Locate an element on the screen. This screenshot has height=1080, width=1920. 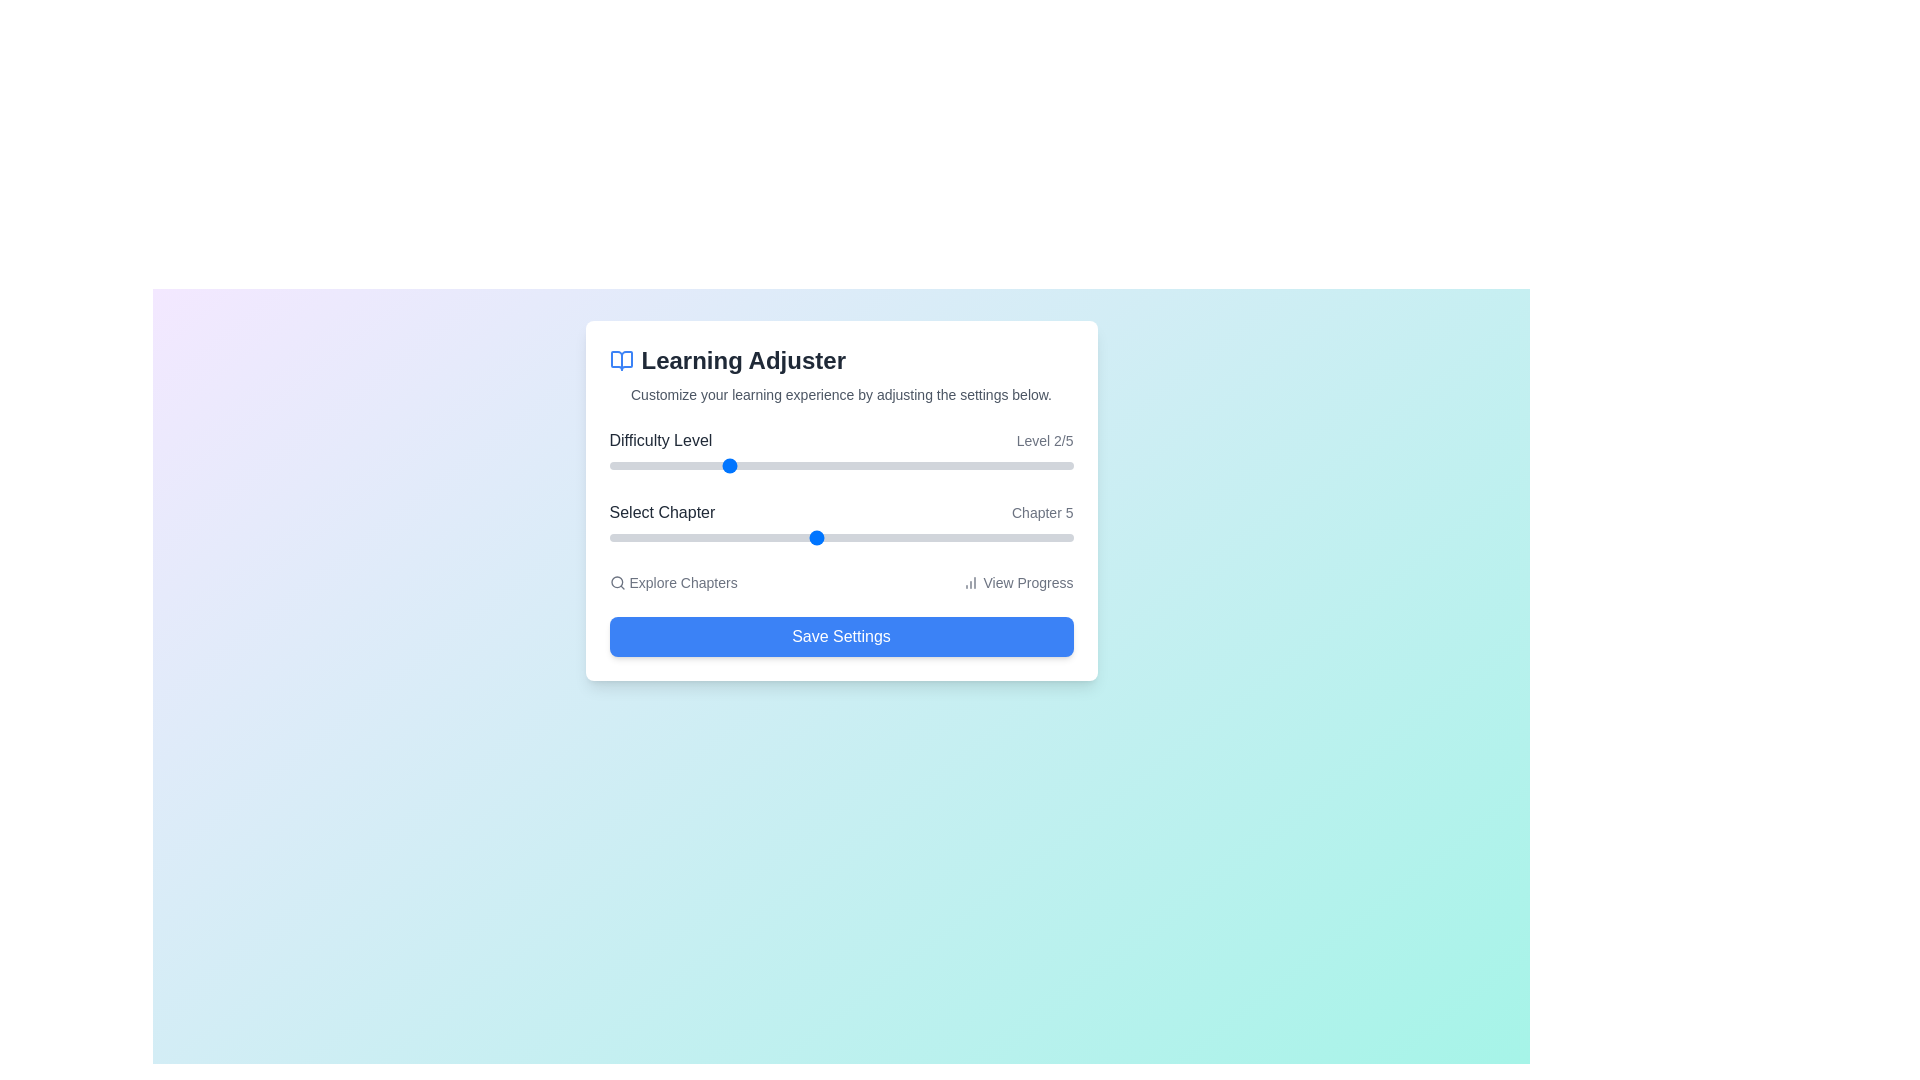
the static text label displaying 'Level 2/5', which is located to the right of the 'Difficulty Level' slider is located at coordinates (1044, 439).